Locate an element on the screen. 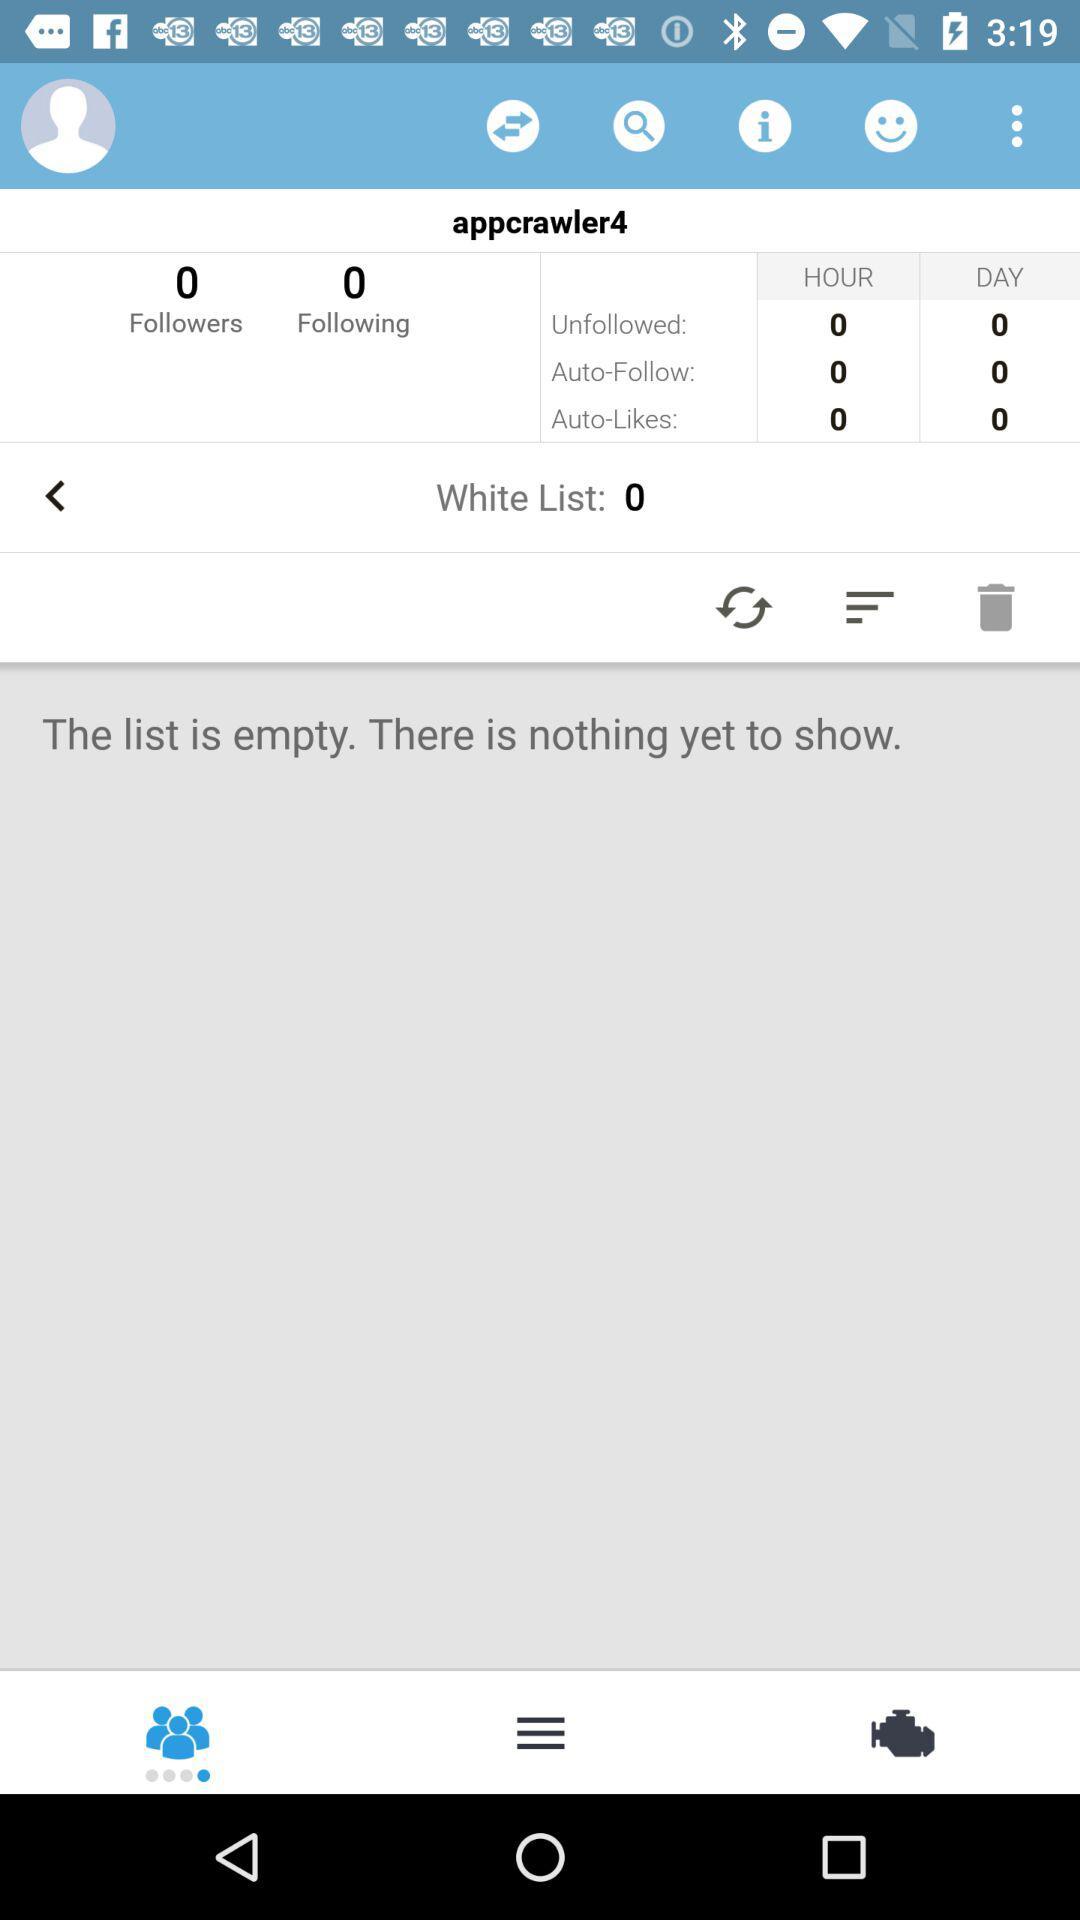 The image size is (1080, 1920). the icon below white list:  0 is located at coordinates (744, 606).